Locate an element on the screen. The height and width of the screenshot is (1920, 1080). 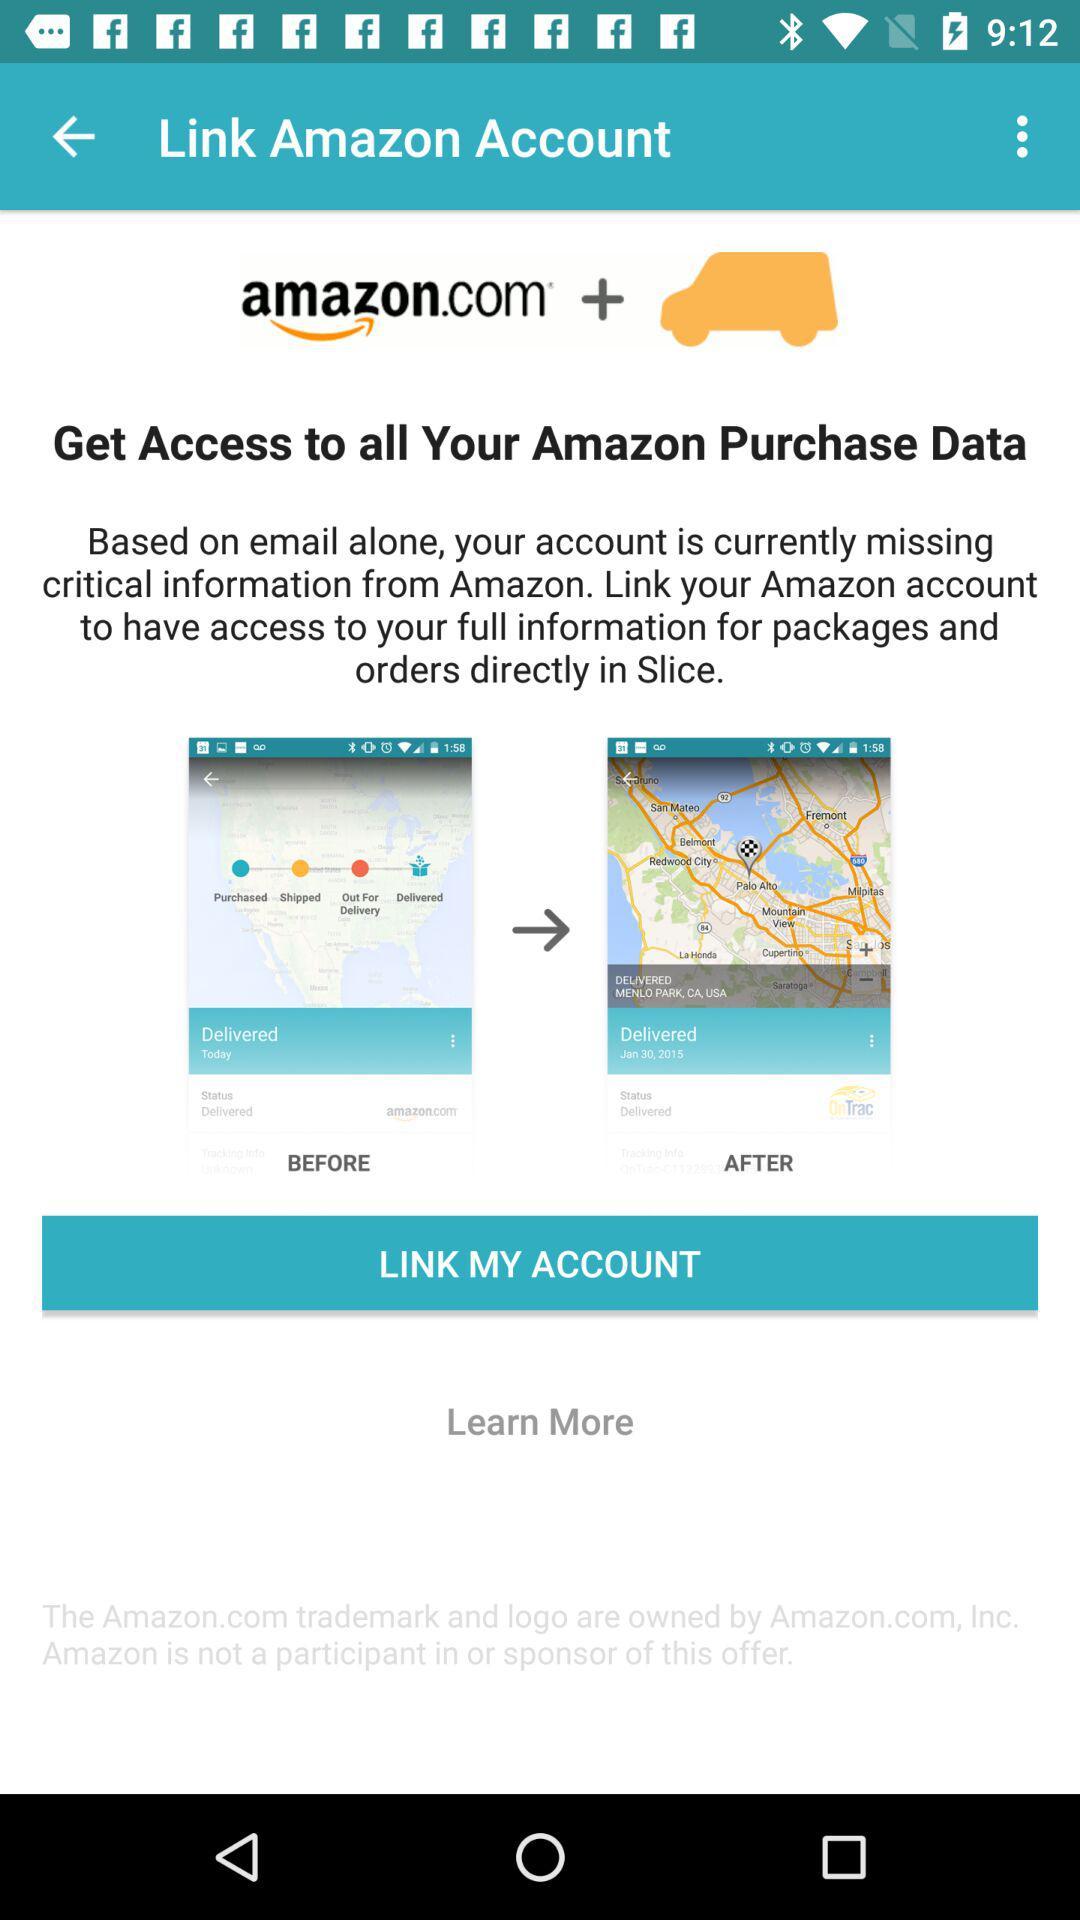
icon next to link amazon account item is located at coordinates (1027, 135).